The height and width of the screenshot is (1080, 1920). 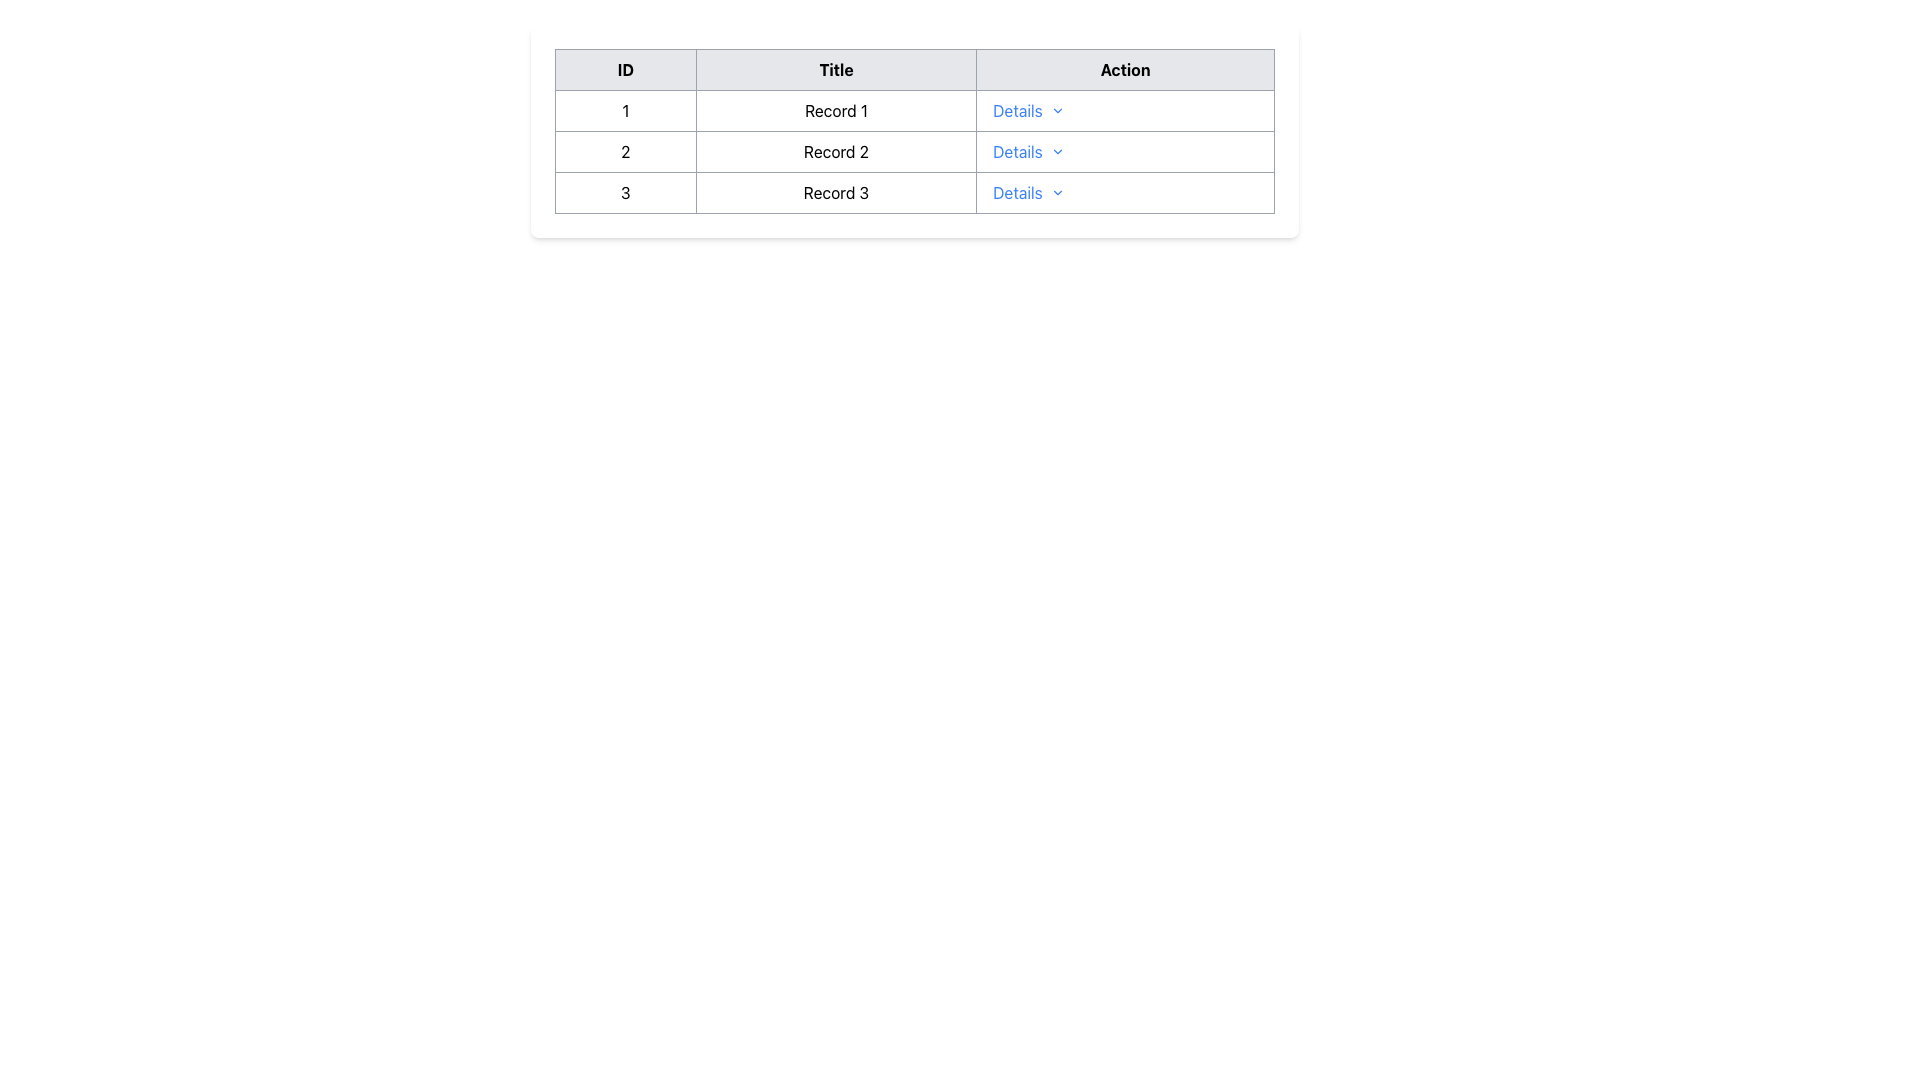 I want to click on the interactive text link labeled 'Details' with an adjacent downward-facing chevron icon in the second row of the 'Action' column, so click(x=1028, y=150).